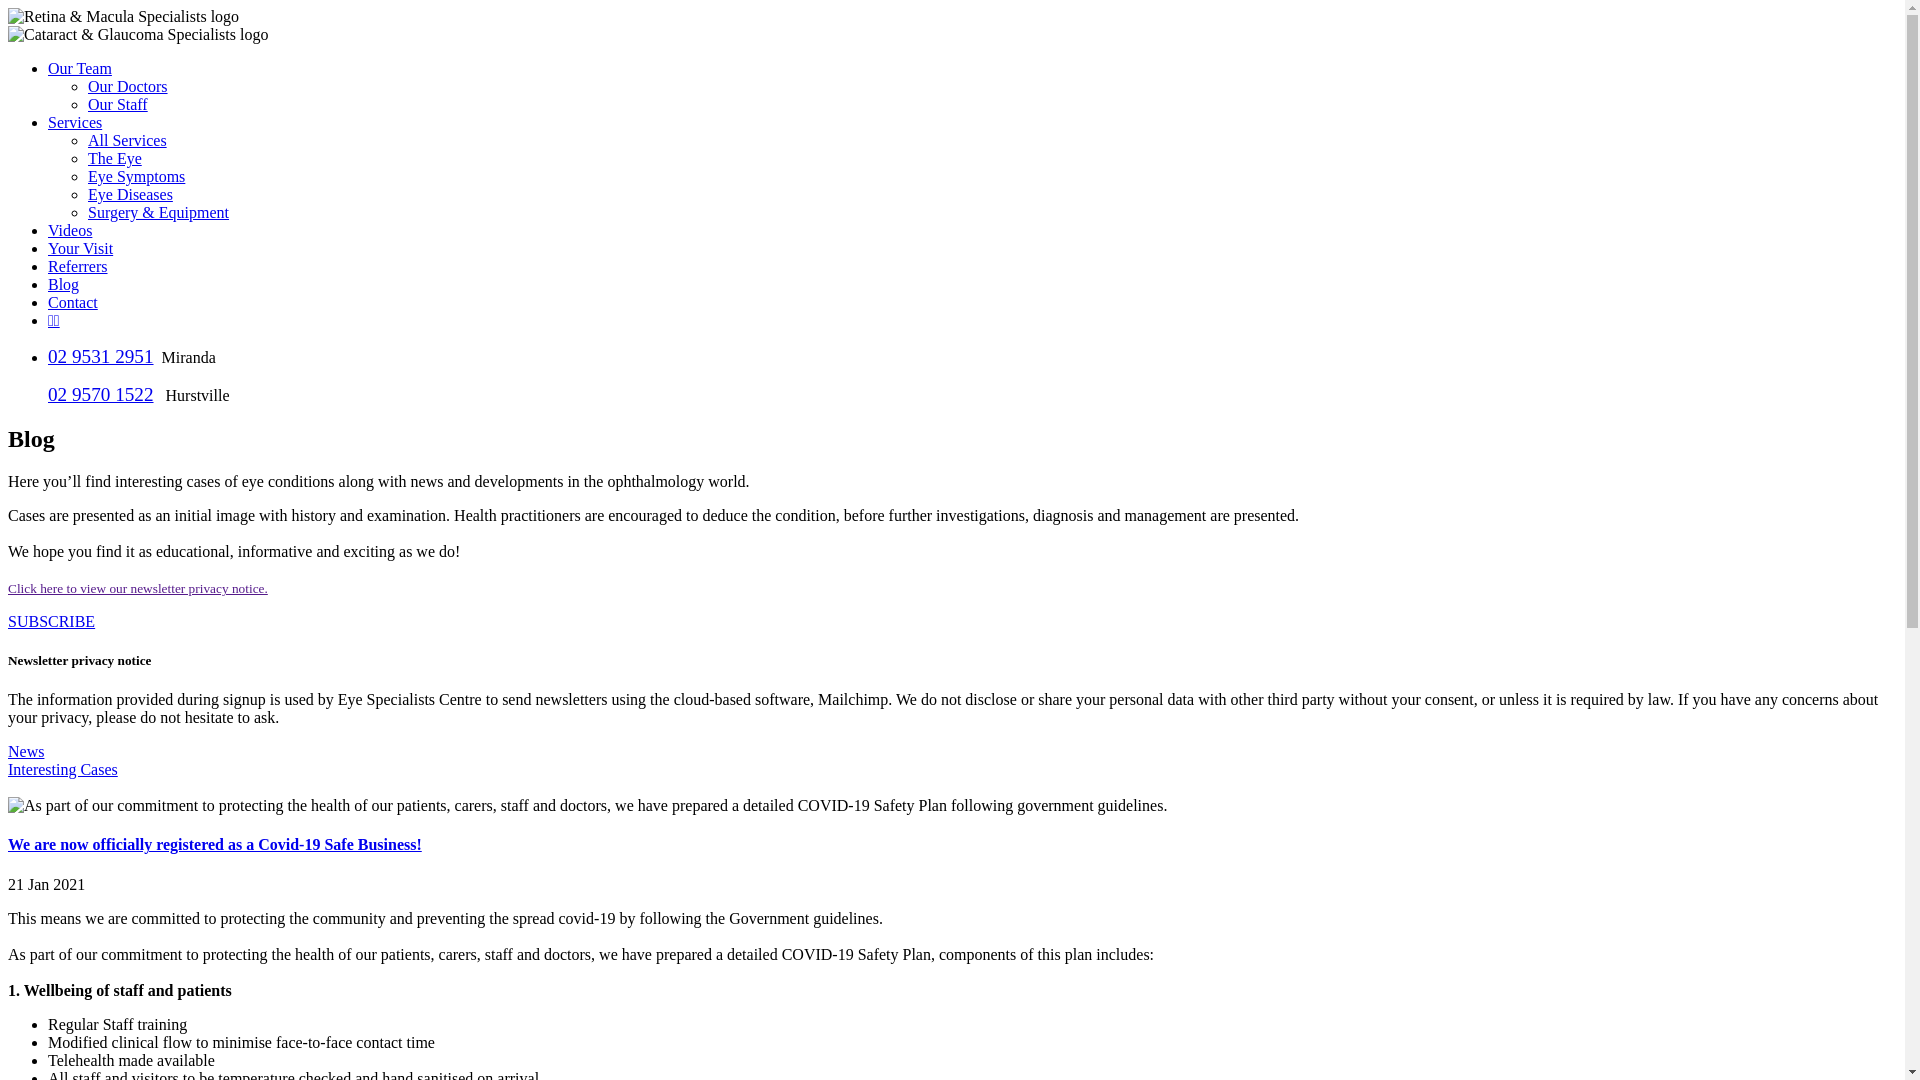 This screenshot has width=1920, height=1080. What do you see at coordinates (72, 302) in the screenshot?
I see `'Contact'` at bounding box center [72, 302].